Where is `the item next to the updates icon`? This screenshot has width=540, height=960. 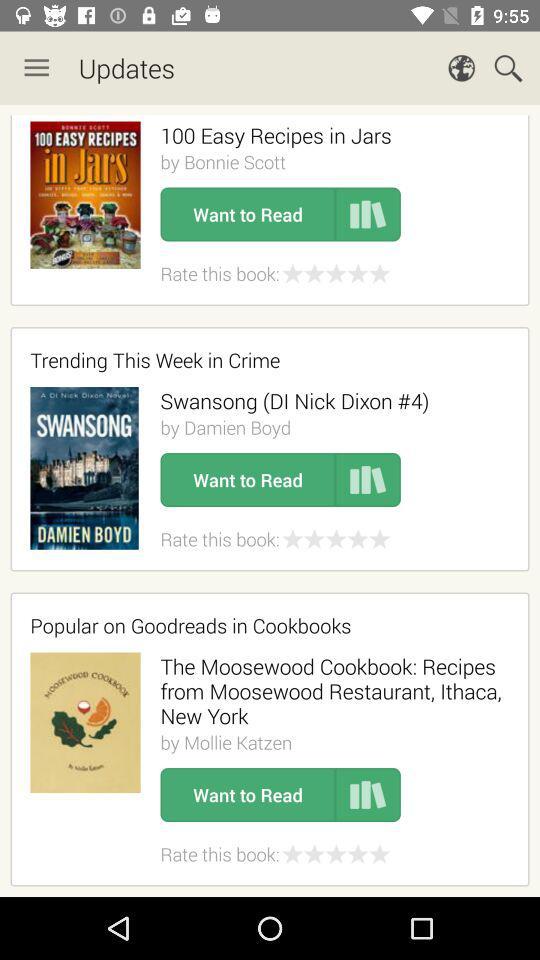 the item next to the updates icon is located at coordinates (36, 68).